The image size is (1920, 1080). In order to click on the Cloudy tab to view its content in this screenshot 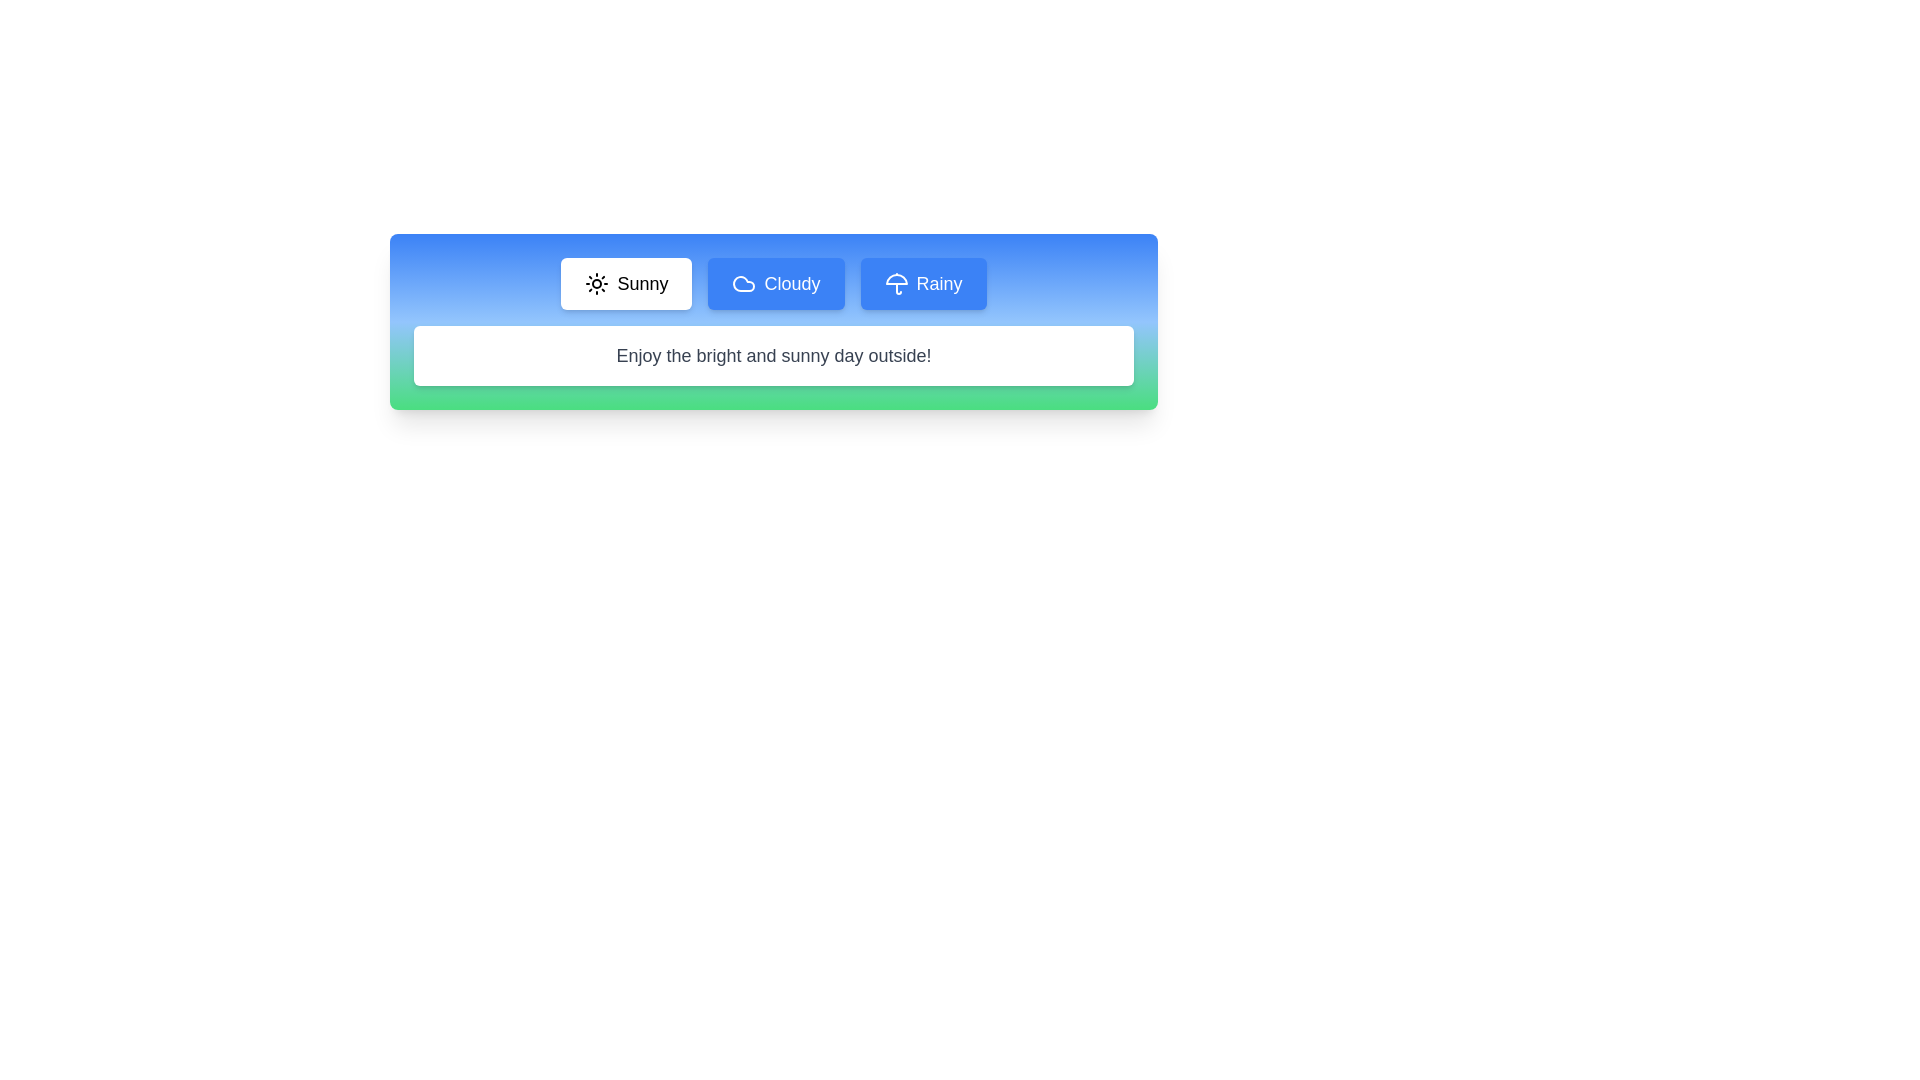, I will do `click(775, 284)`.